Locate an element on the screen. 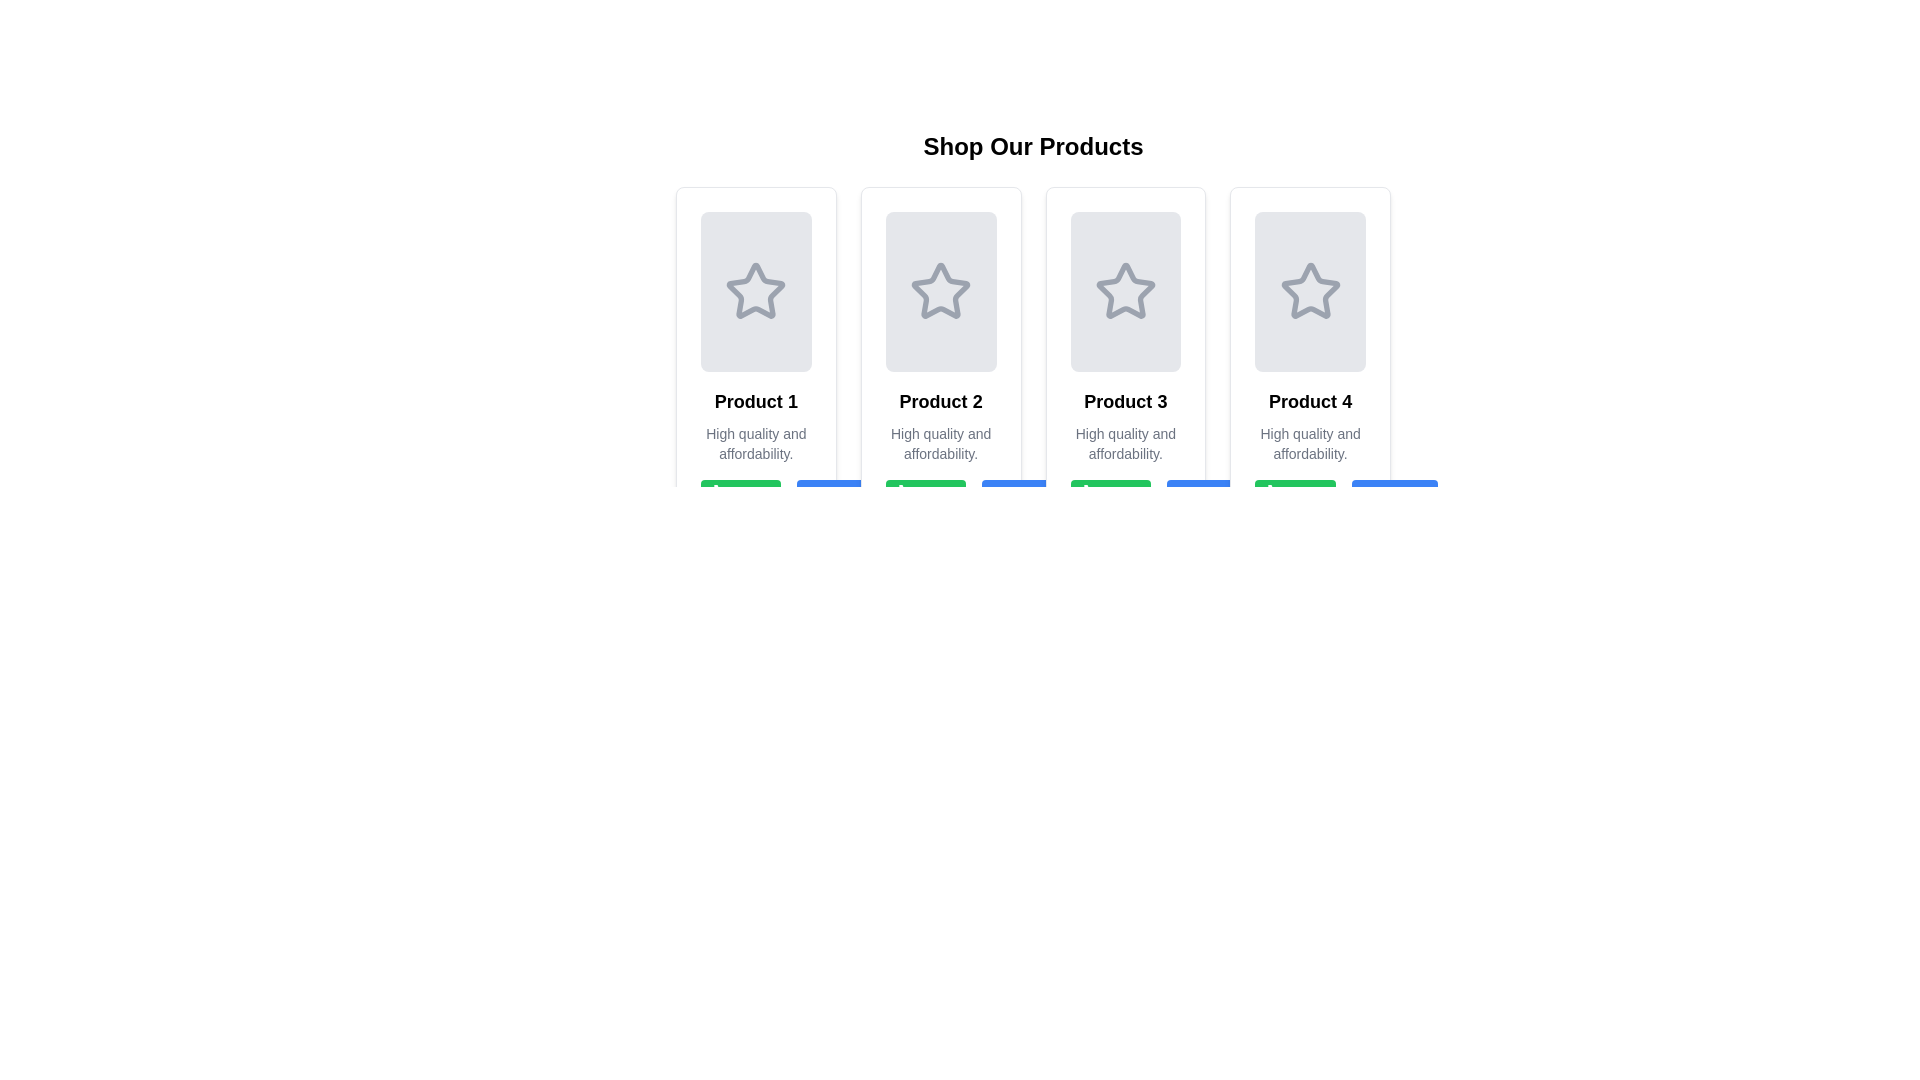 The width and height of the screenshot is (1920, 1080). the decorative star icon used for product rating in the fourth product card titled 'Product 4' is located at coordinates (1310, 290).